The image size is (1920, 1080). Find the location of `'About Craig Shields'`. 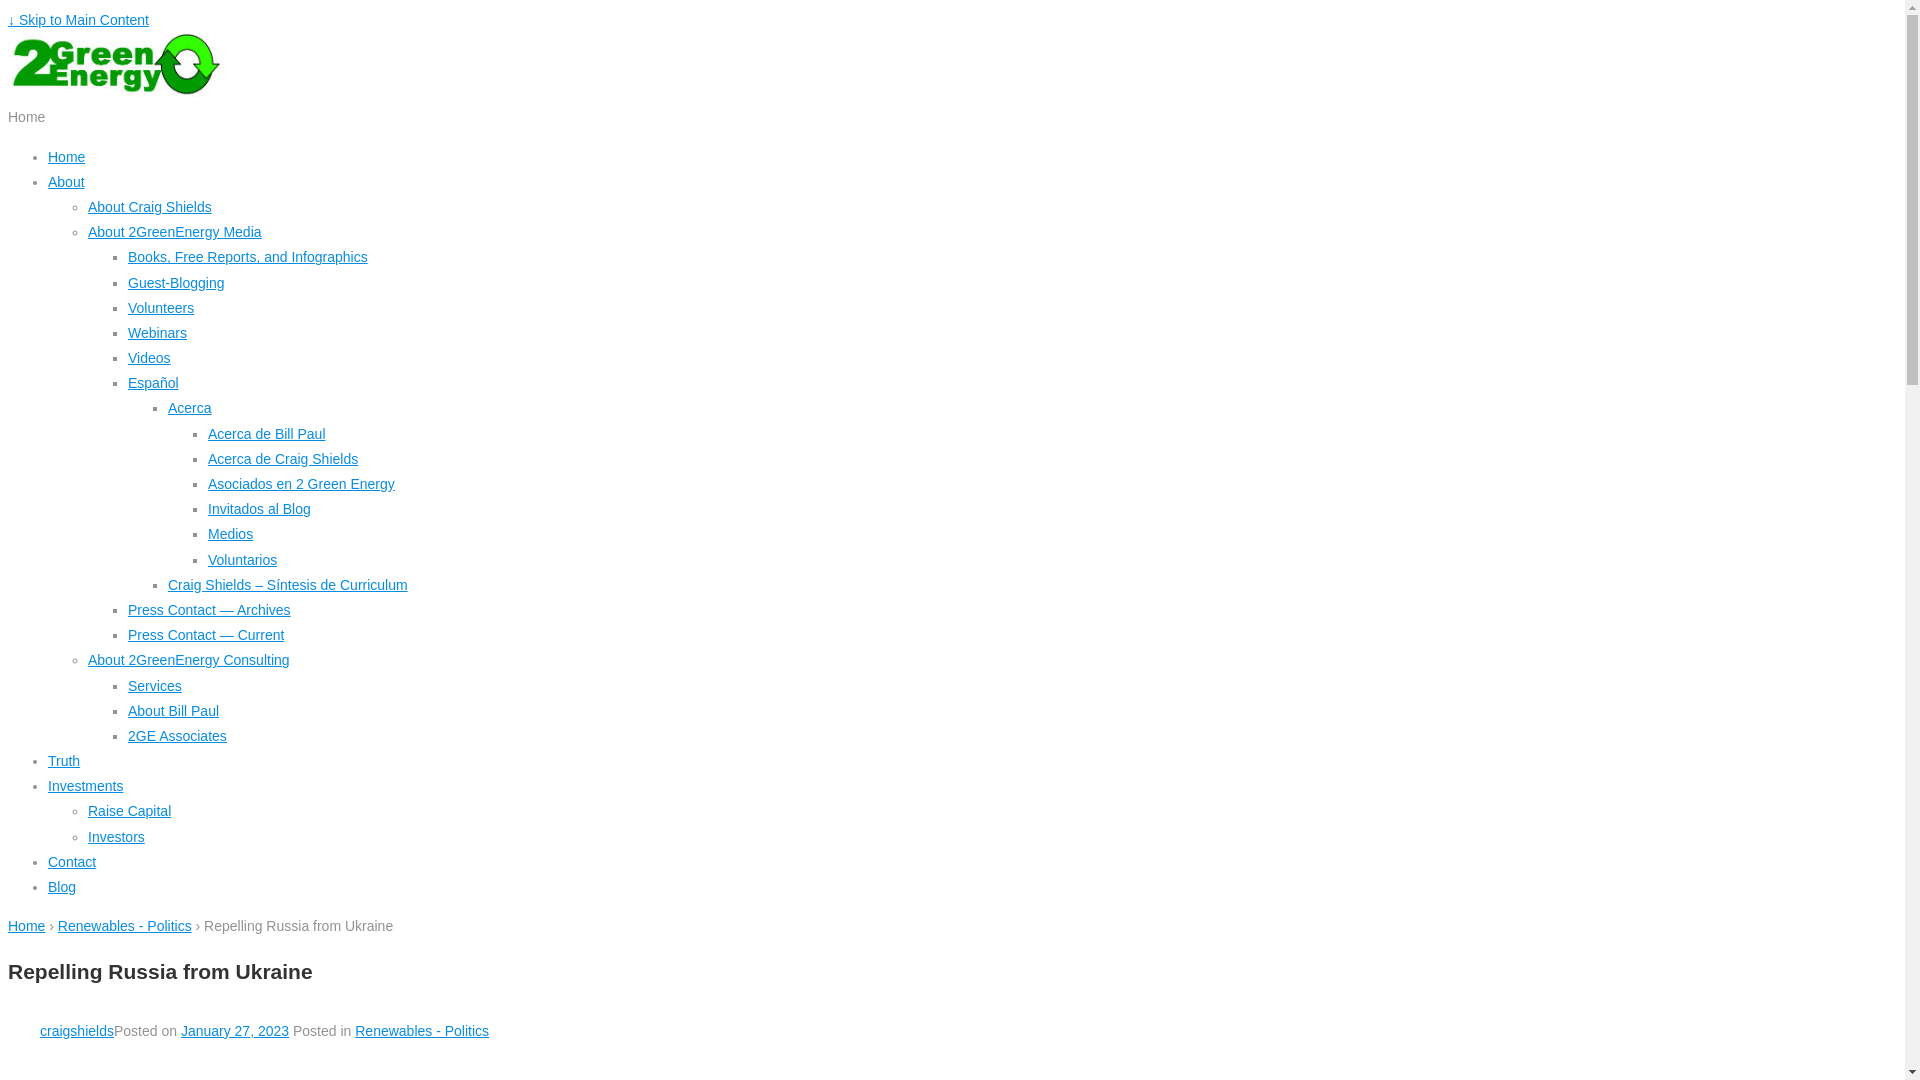

'About Craig Shields' is located at coordinates (148, 207).